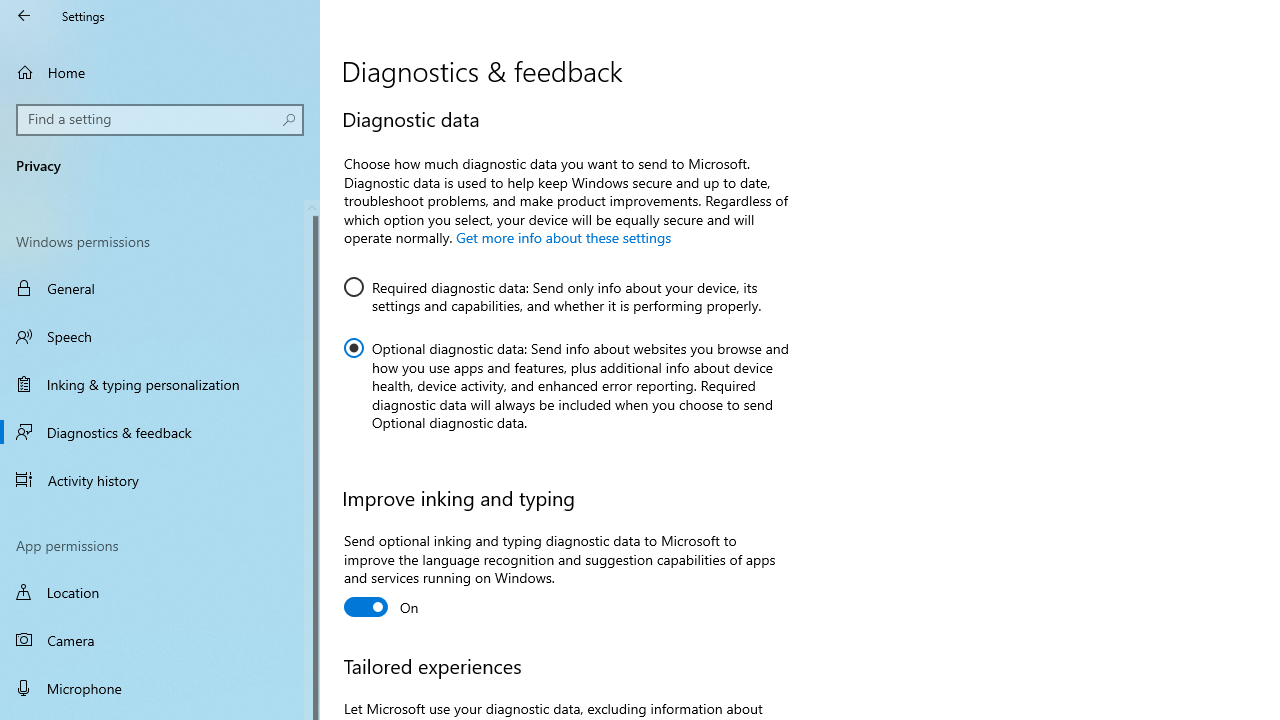 This screenshot has height=720, width=1280. I want to click on 'Get more info about these settings', so click(561, 236).